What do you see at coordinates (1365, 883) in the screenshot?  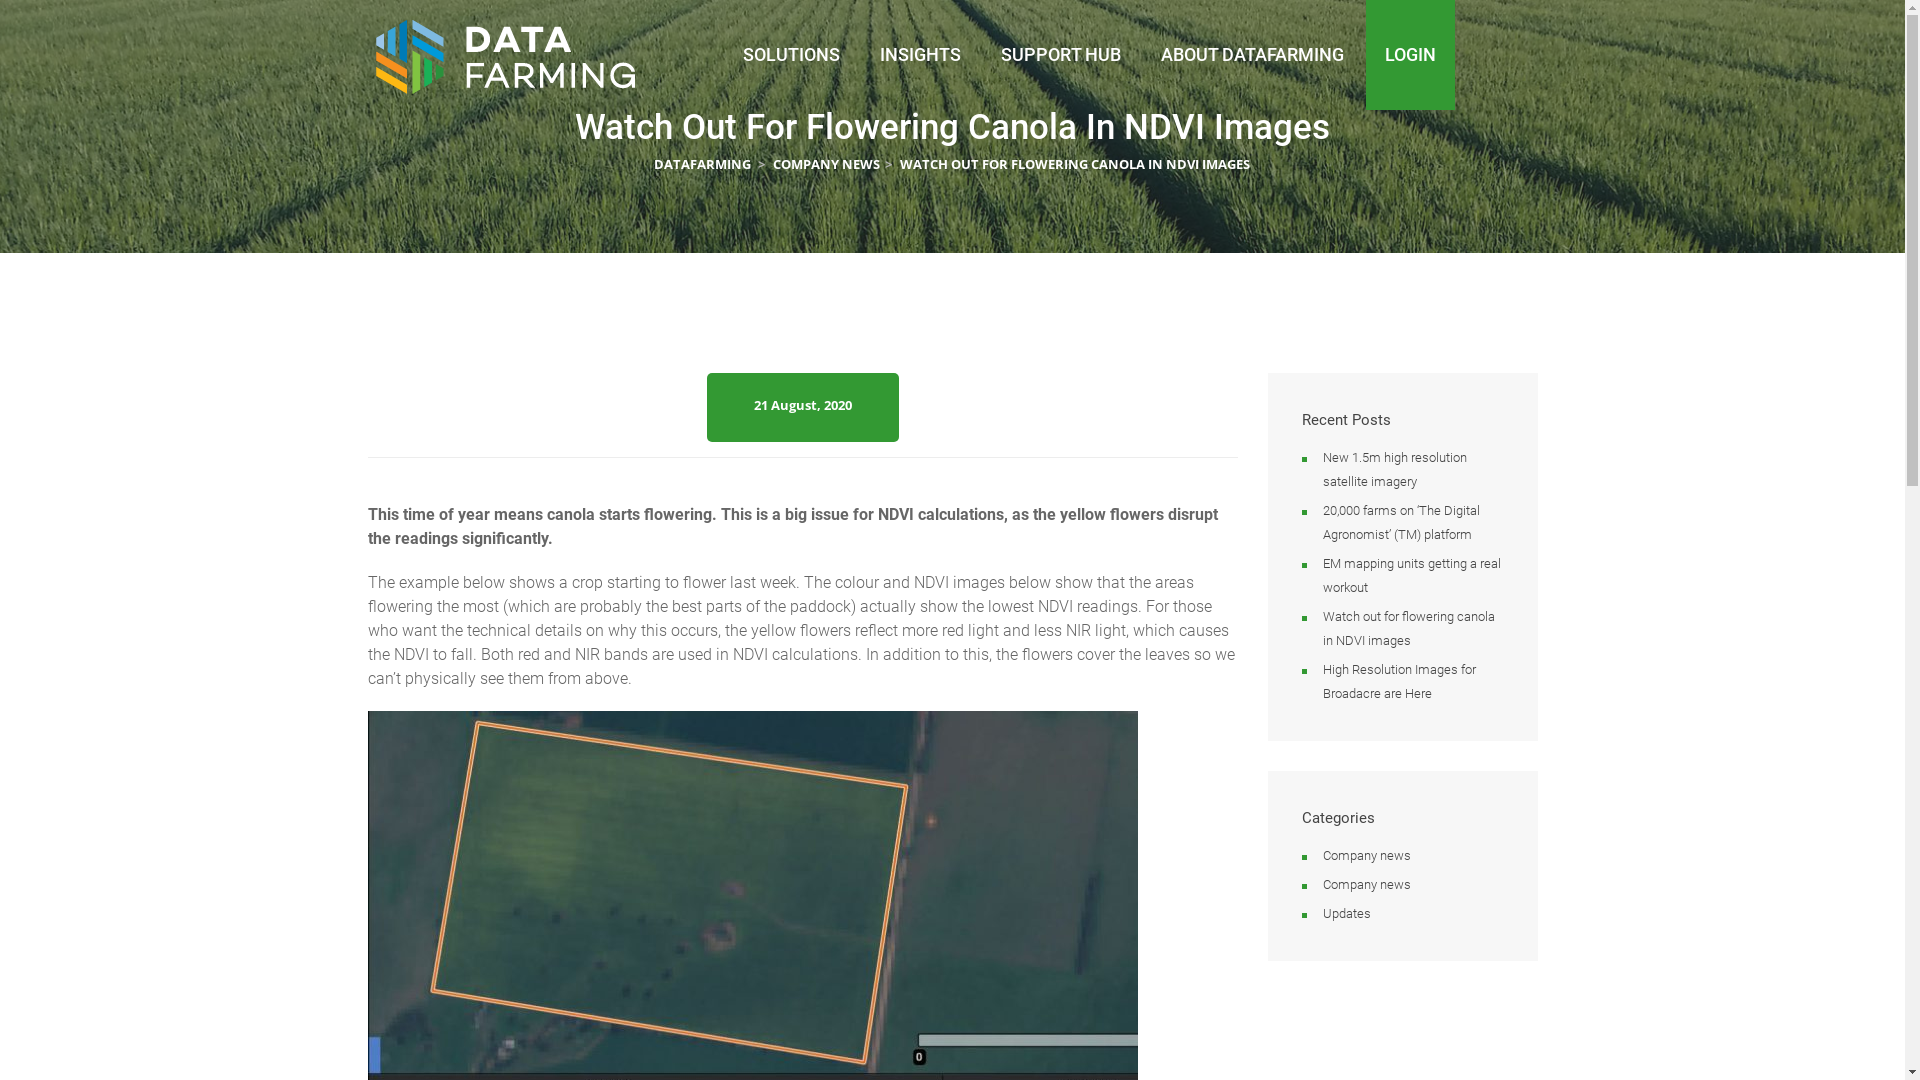 I see `'Company news'` at bounding box center [1365, 883].